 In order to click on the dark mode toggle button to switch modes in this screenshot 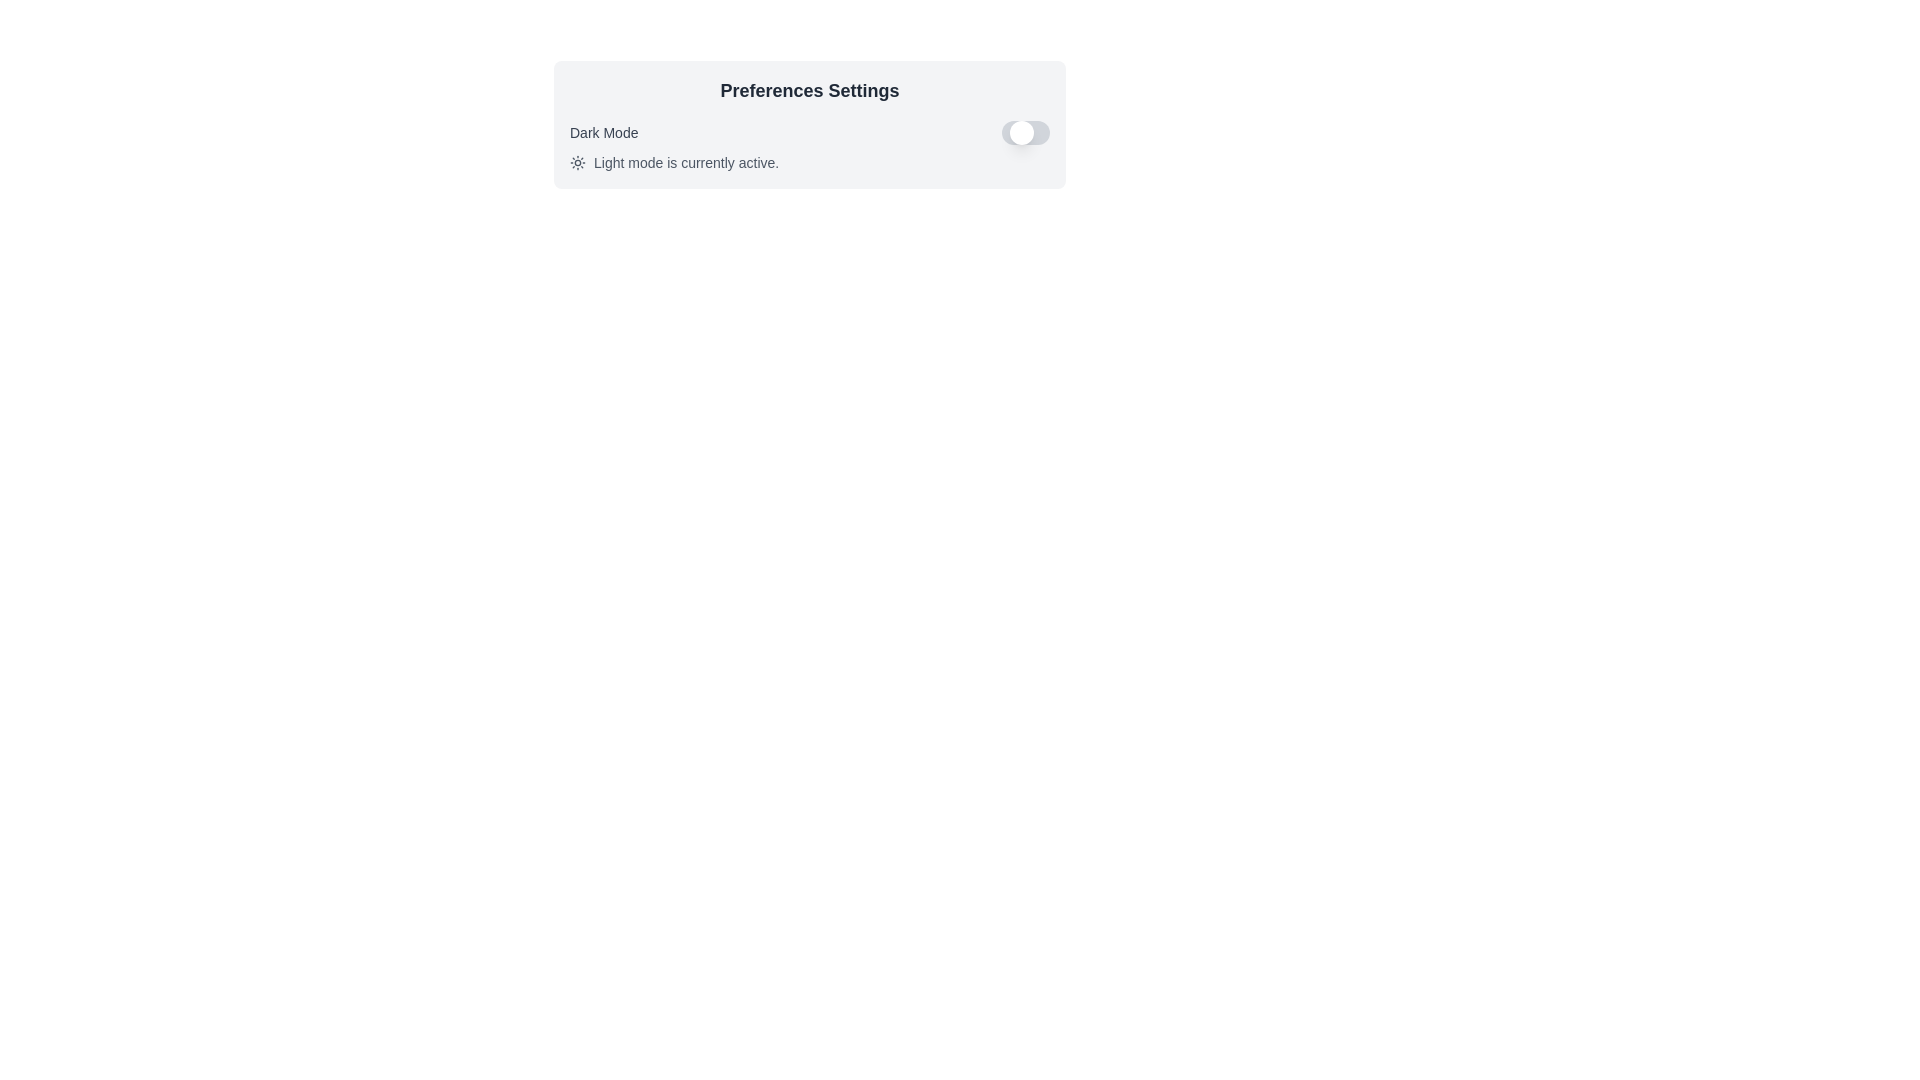, I will do `click(1026, 132)`.